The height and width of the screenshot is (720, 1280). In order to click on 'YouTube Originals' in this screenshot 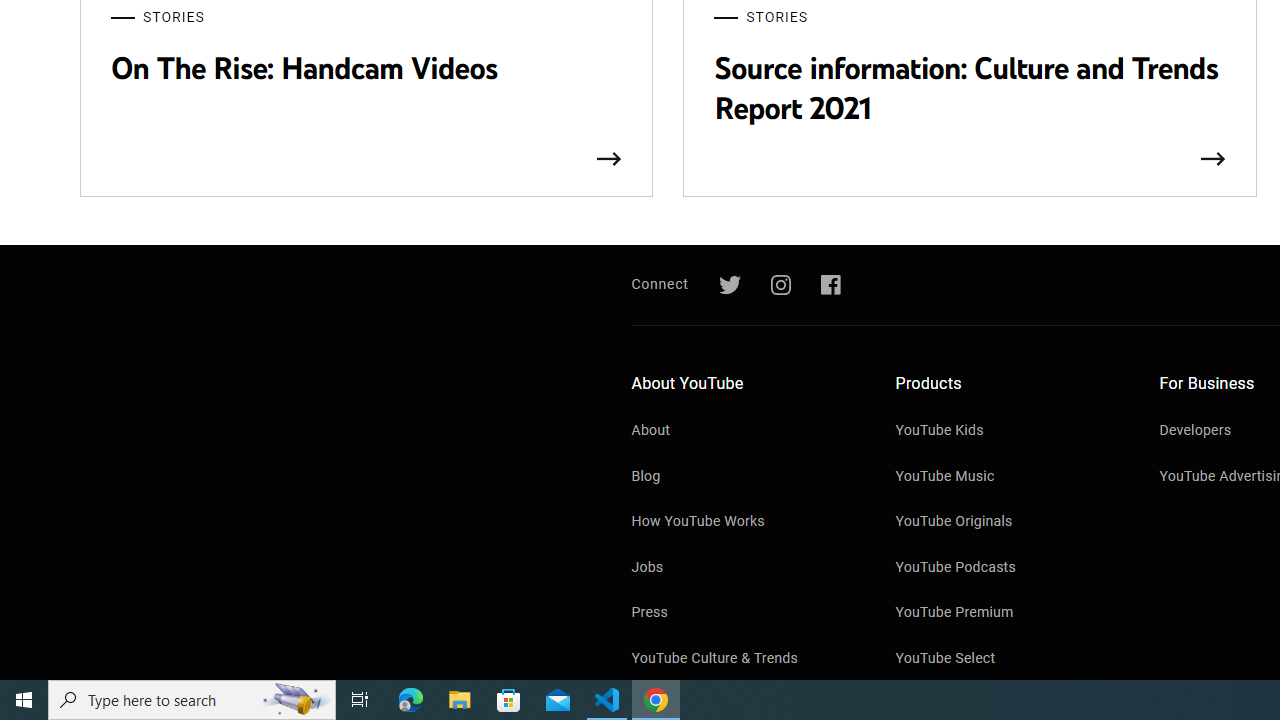, I will do `click(1007, 522)`.